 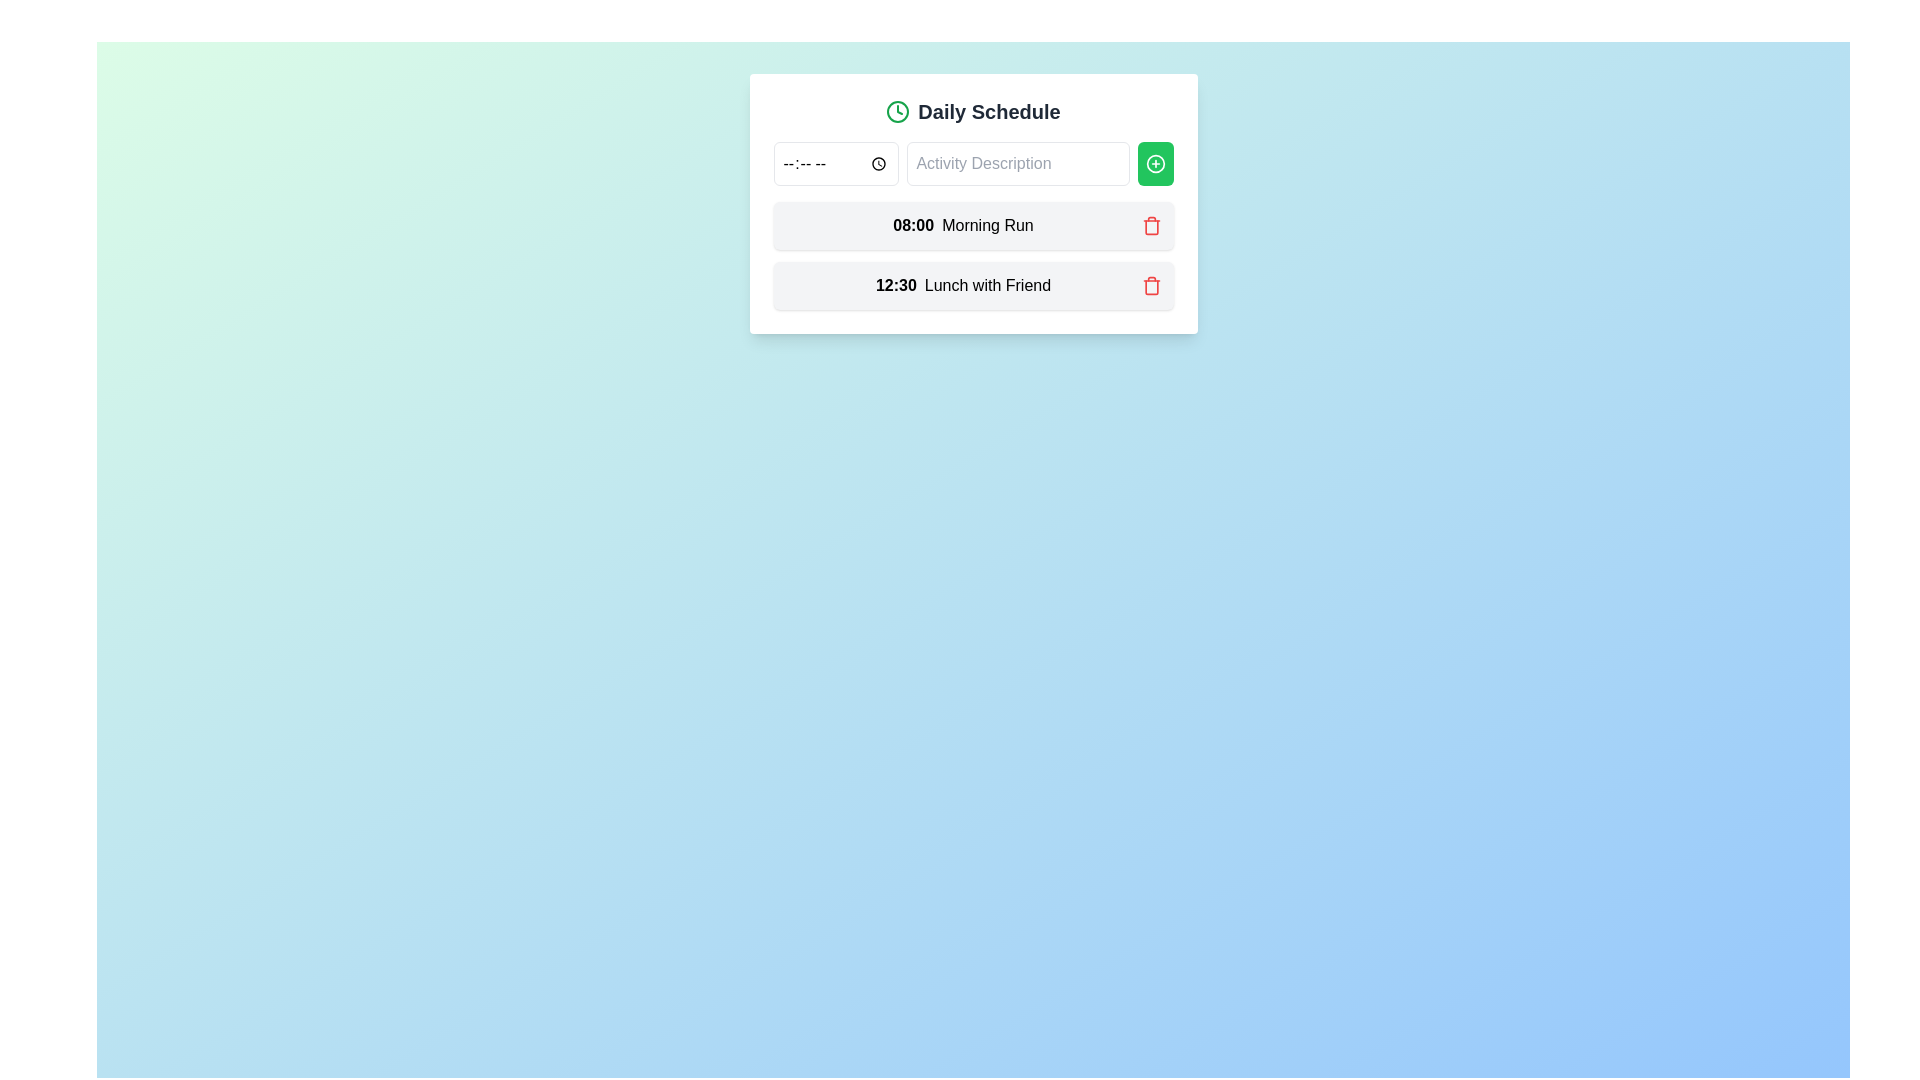 What do you see at coordinates (912, 225) in the screenshot?
I see `the bold, black text displaying '08:00' which is located next to 'Morning Run' in the 'Daily Schedule' section` at bounding box center [912, 225].